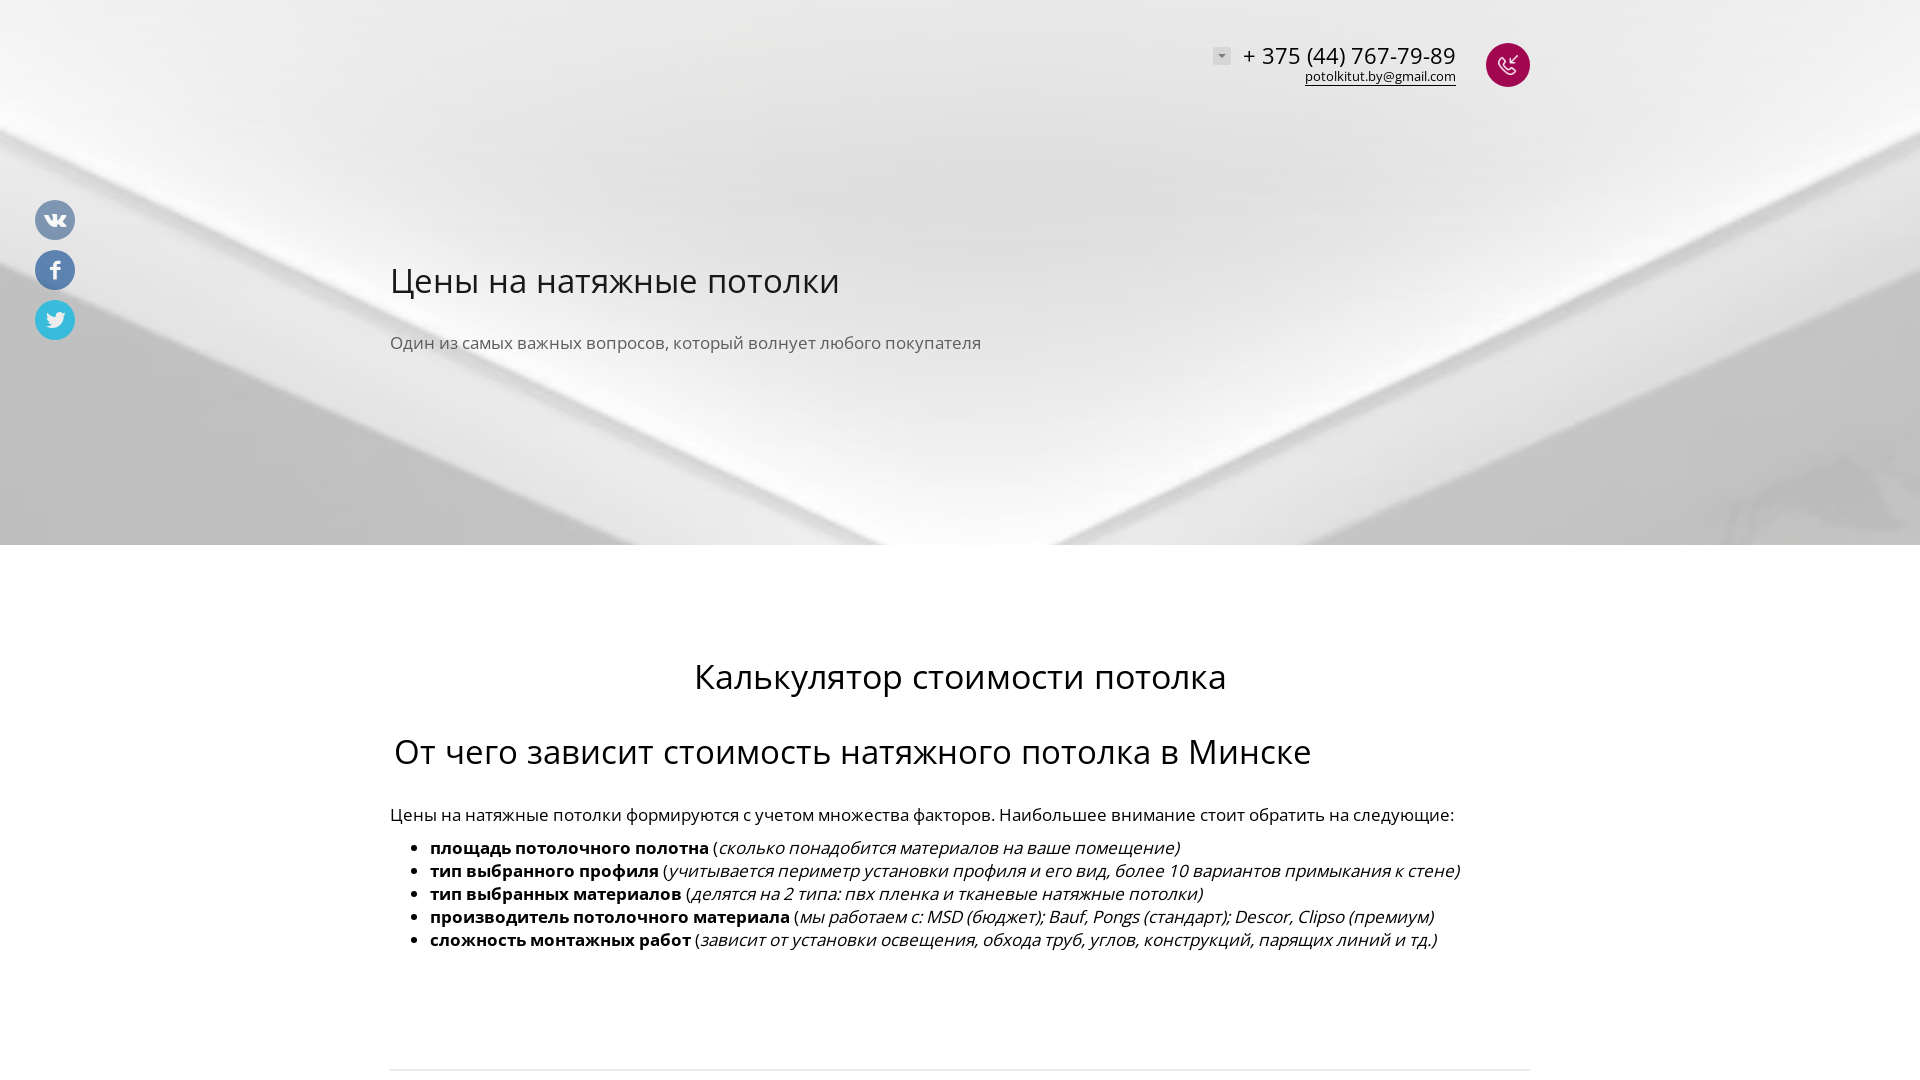 The height and width of the screenshot is (1080, 1920). What do you see at coordinates (1349, 53) in the screenshot?
I see `'+ 375 (44) 767-79-89'` at bounding box center [1349, 53].